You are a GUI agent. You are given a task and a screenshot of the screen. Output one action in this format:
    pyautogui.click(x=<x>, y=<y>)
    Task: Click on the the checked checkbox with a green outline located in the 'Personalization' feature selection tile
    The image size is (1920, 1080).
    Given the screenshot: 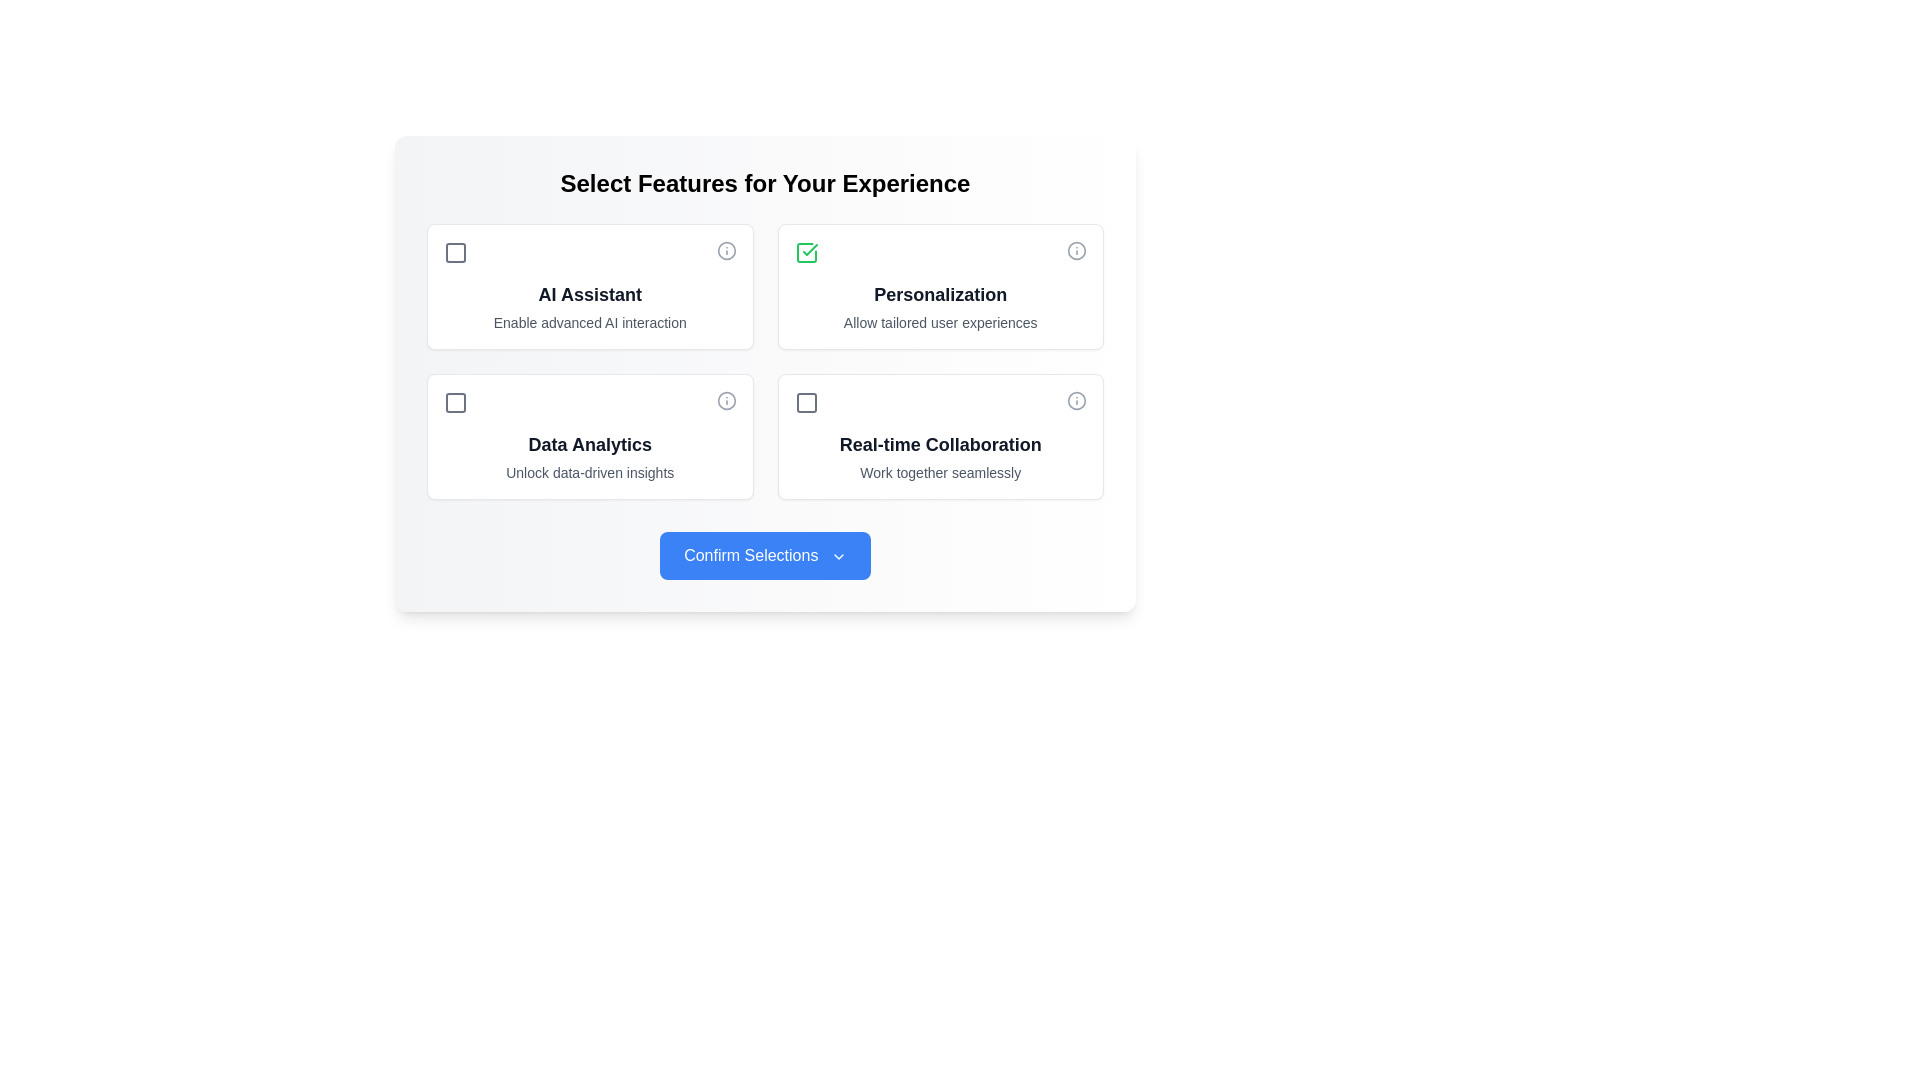 What is the action you would take?
    pyautogui.click(x=806, y=252)
    